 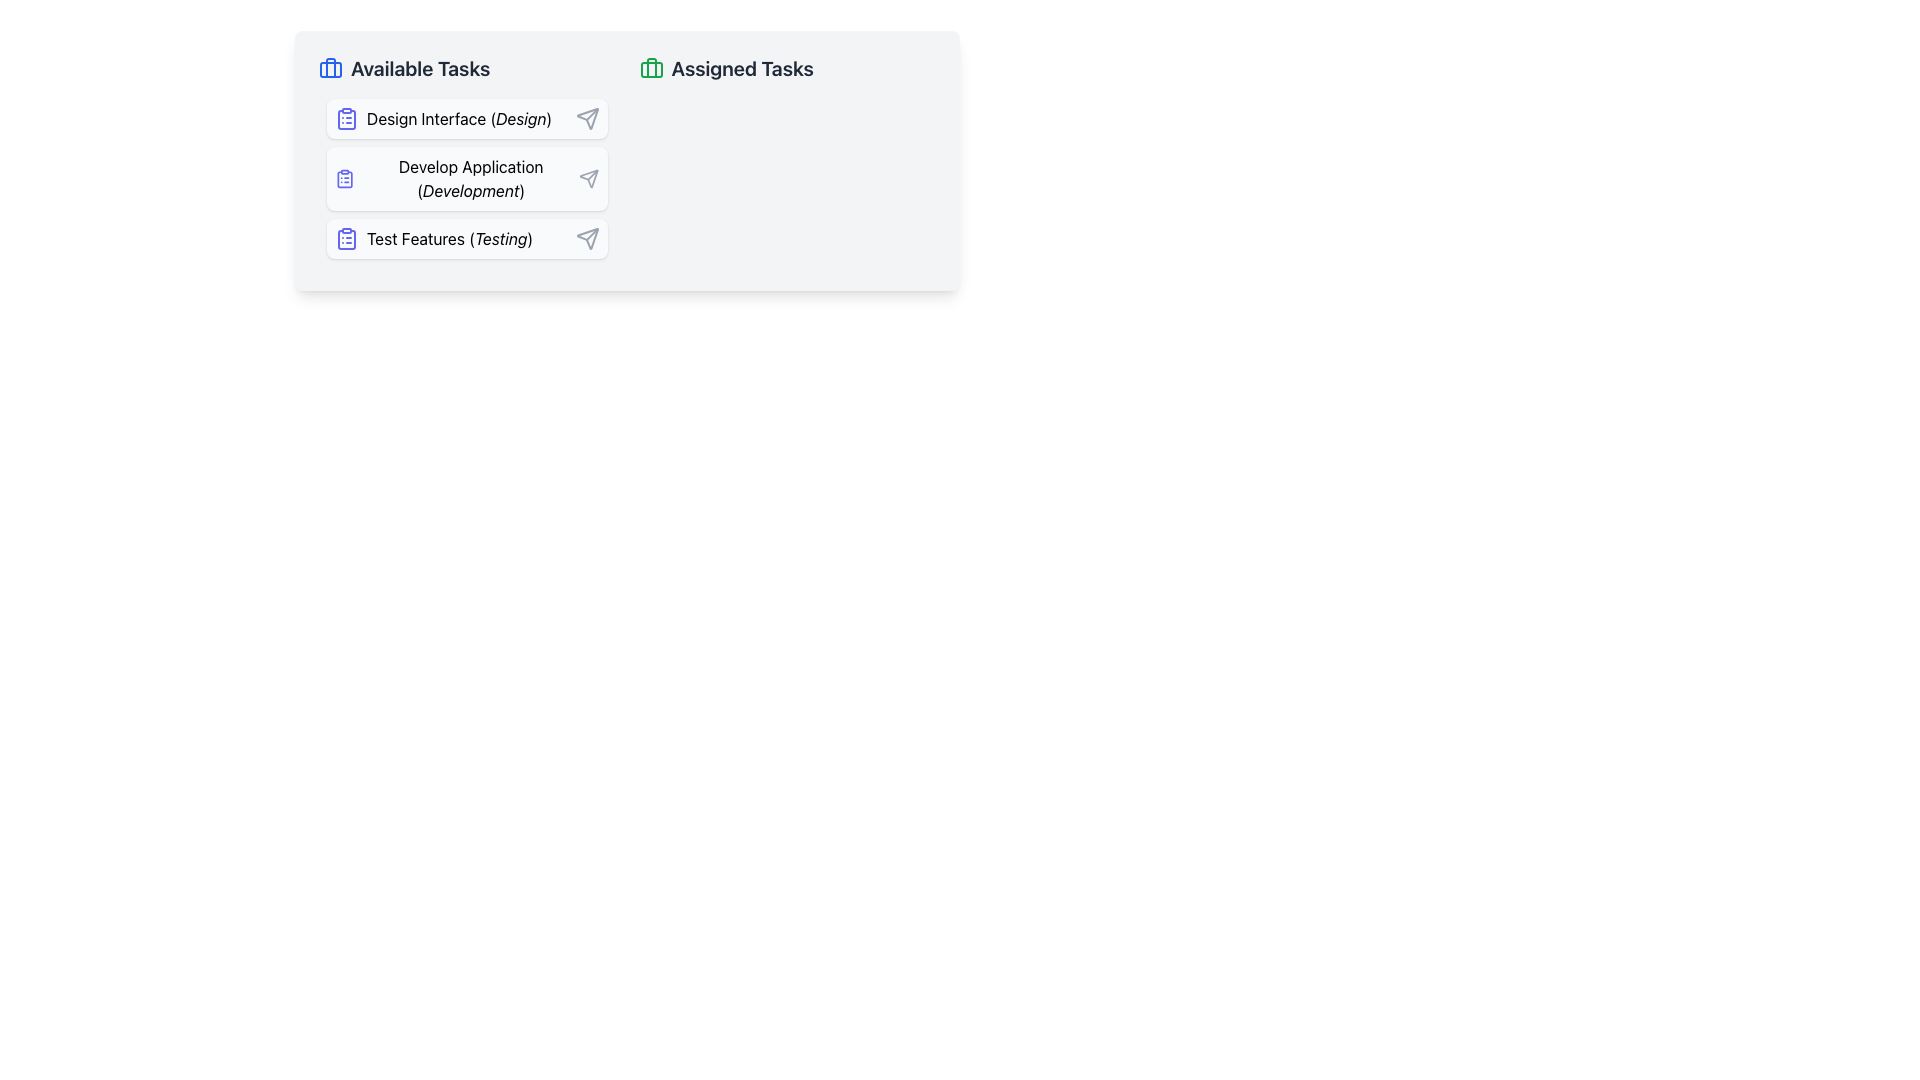 I want to click on the clipboard-like icon component located within the 'Available Tasks' section, specifically next to the 'Test Features (Testing)' task, so click(x=346, y=238).